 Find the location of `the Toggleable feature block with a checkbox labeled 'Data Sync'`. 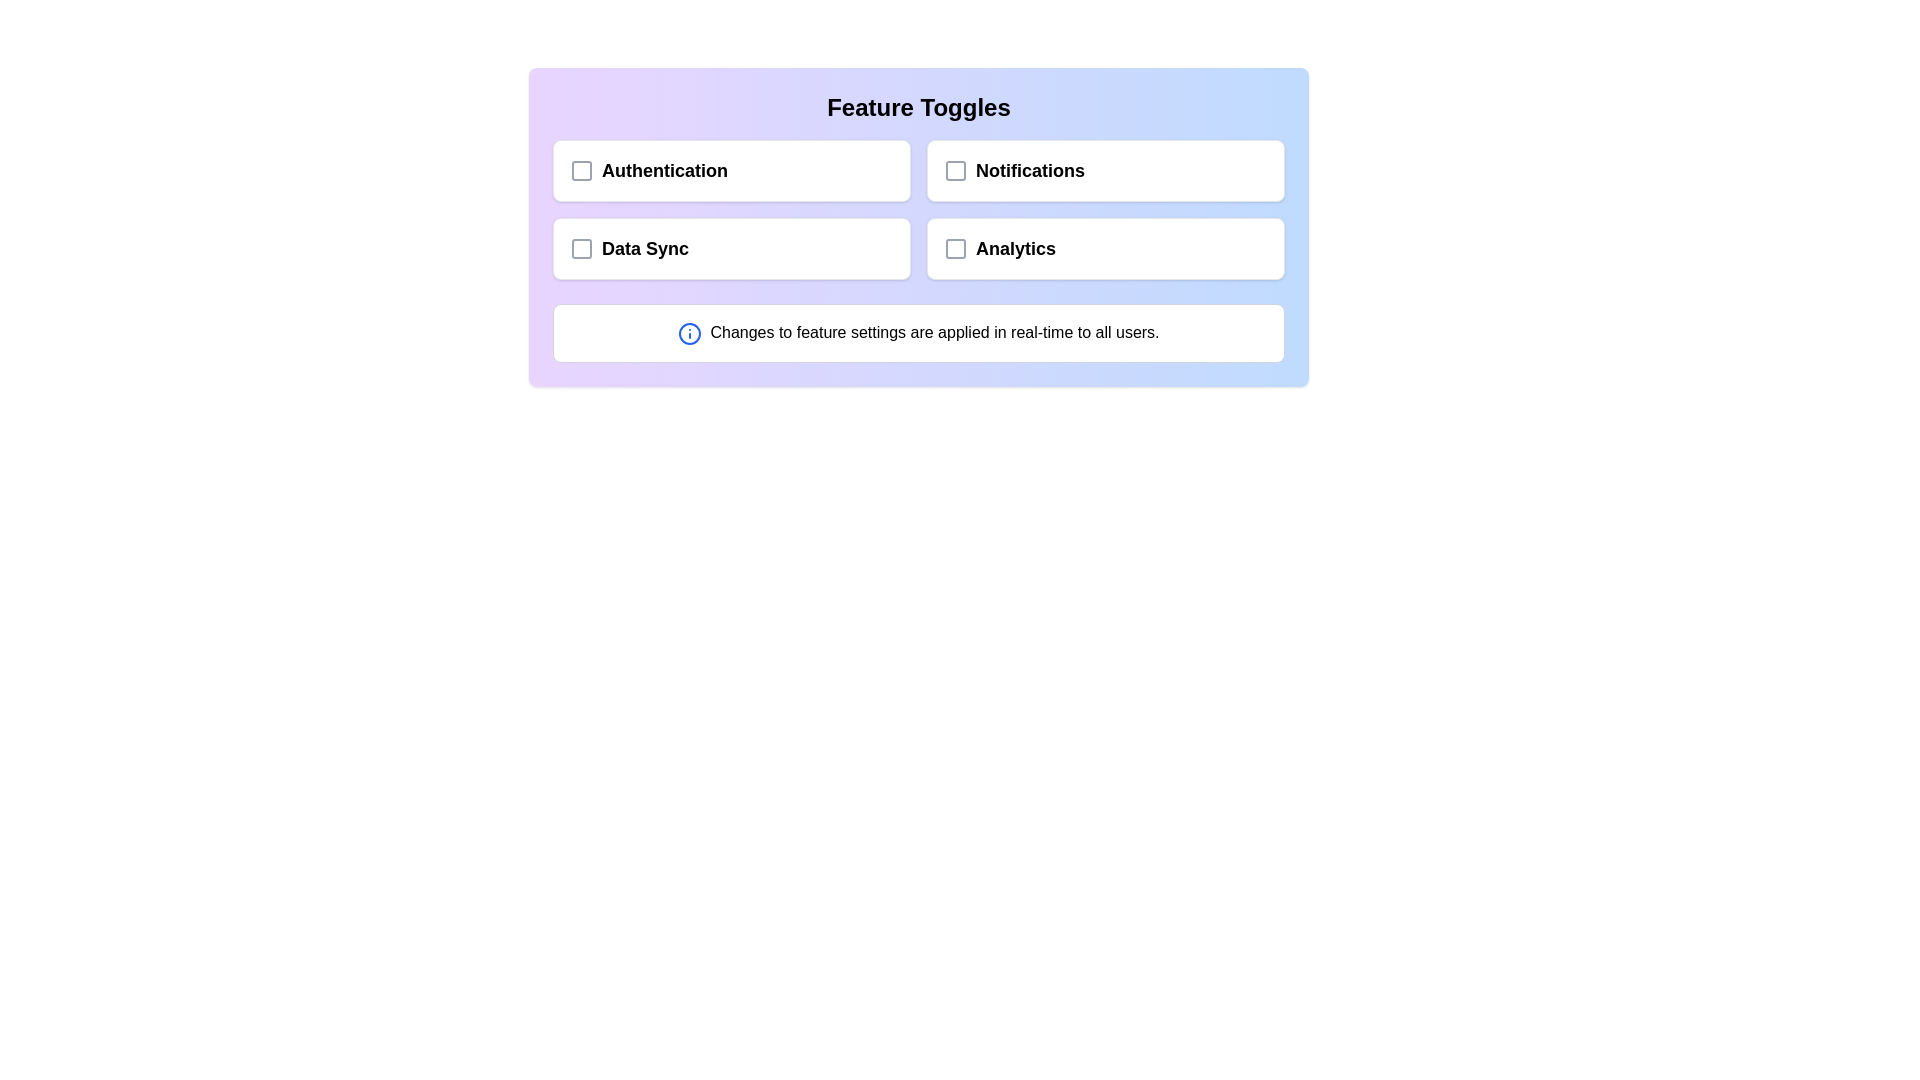

the Toggleable feature block with a checkbox labeled 'Data Sync' is located at coordinates (730, 248).